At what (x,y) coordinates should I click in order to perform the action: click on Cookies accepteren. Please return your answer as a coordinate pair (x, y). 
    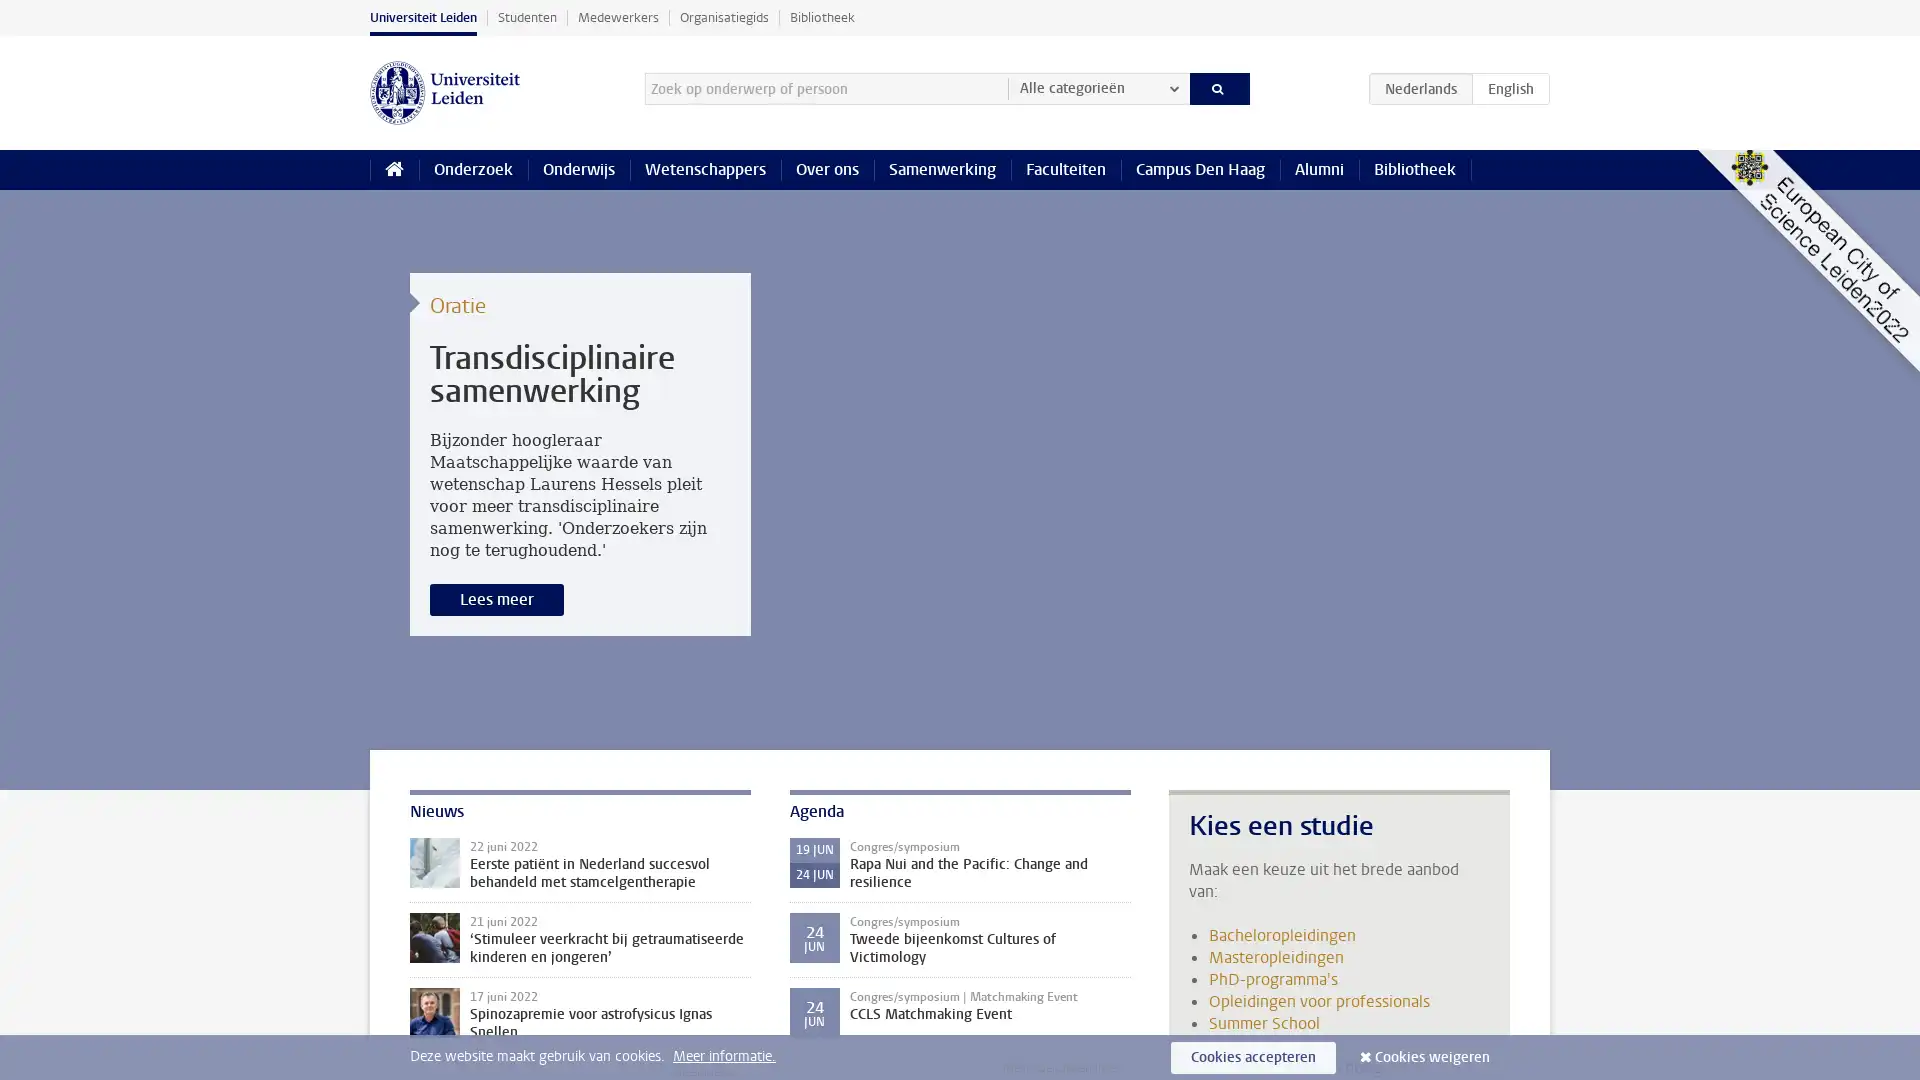
    Looking at the image, I should click on (1252, 1056).